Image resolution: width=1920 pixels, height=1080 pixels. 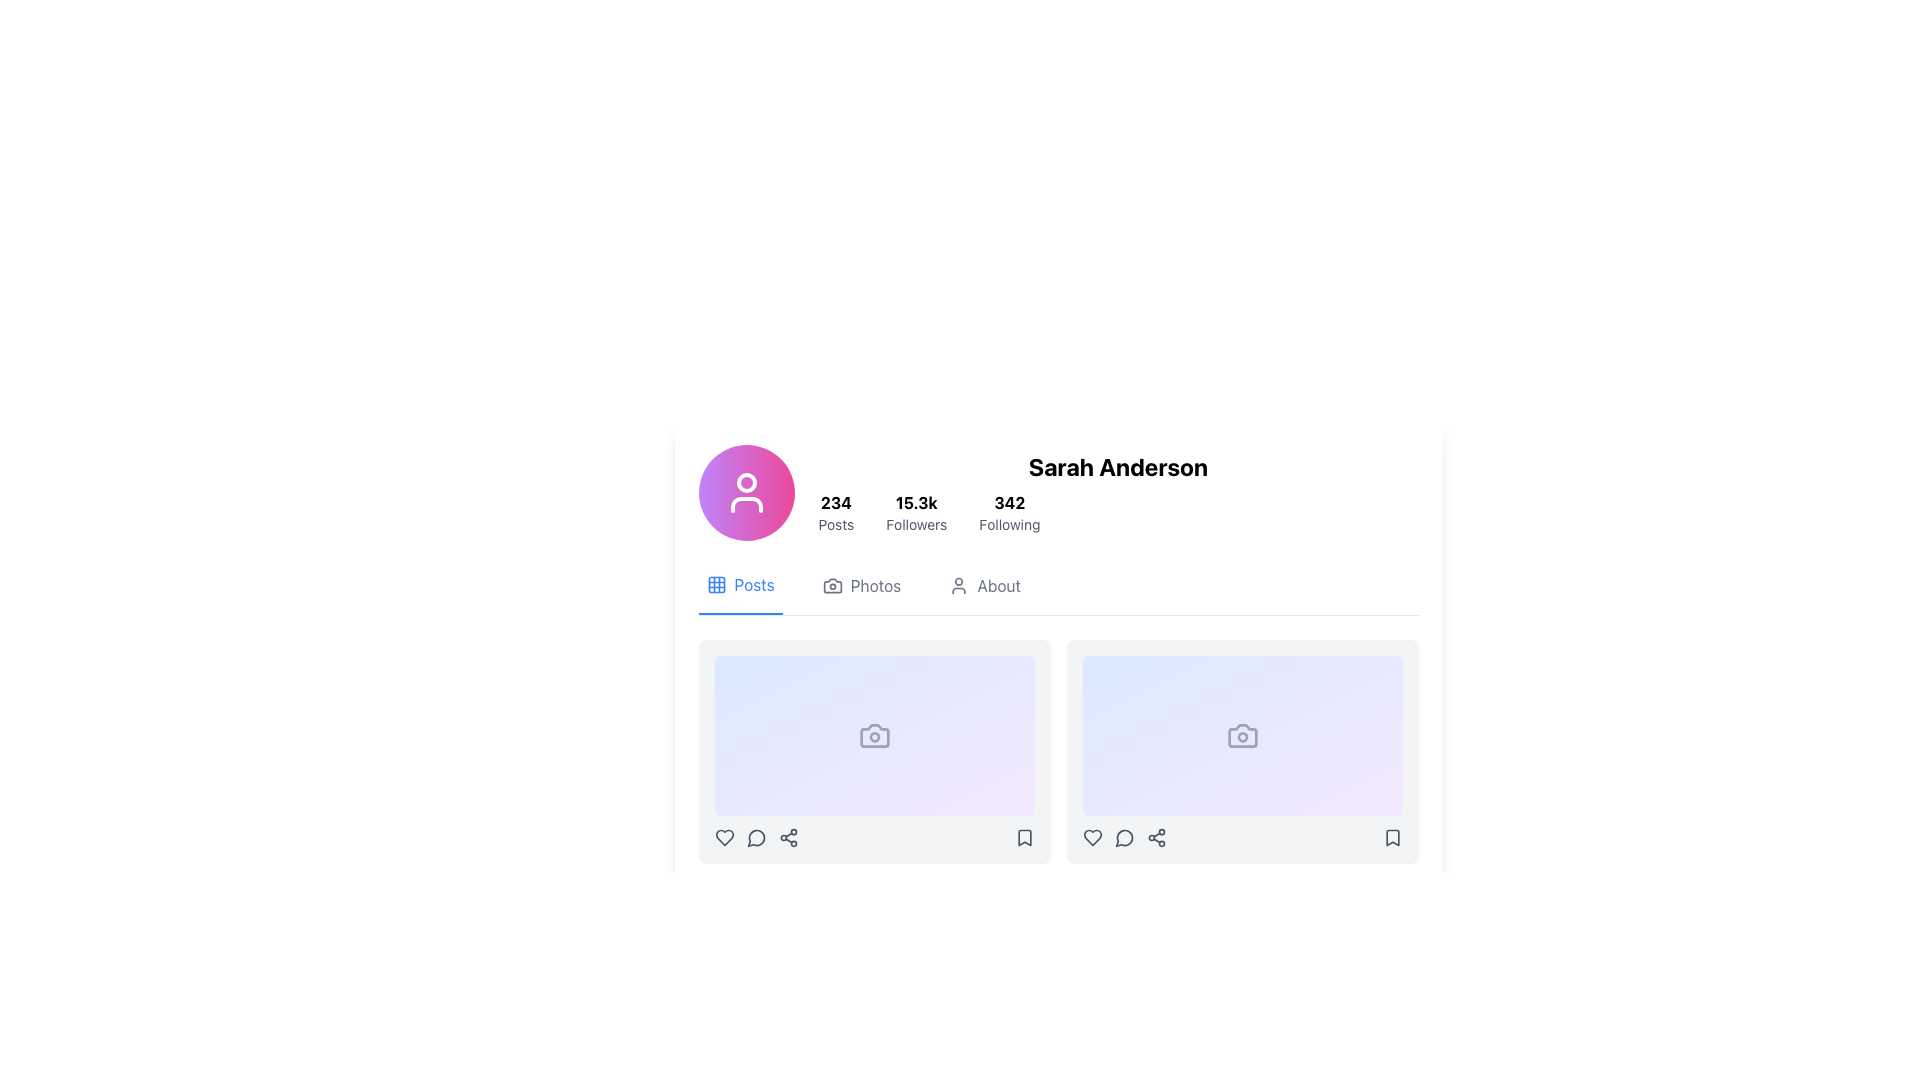 What do you see at coordinates (745, 482) in the screenshot?
I see `the circular graphical component that is centrally located within the user avatar SVG icon, which is colored in a gradient pink and purple shade` at bounding box center [745, 482].